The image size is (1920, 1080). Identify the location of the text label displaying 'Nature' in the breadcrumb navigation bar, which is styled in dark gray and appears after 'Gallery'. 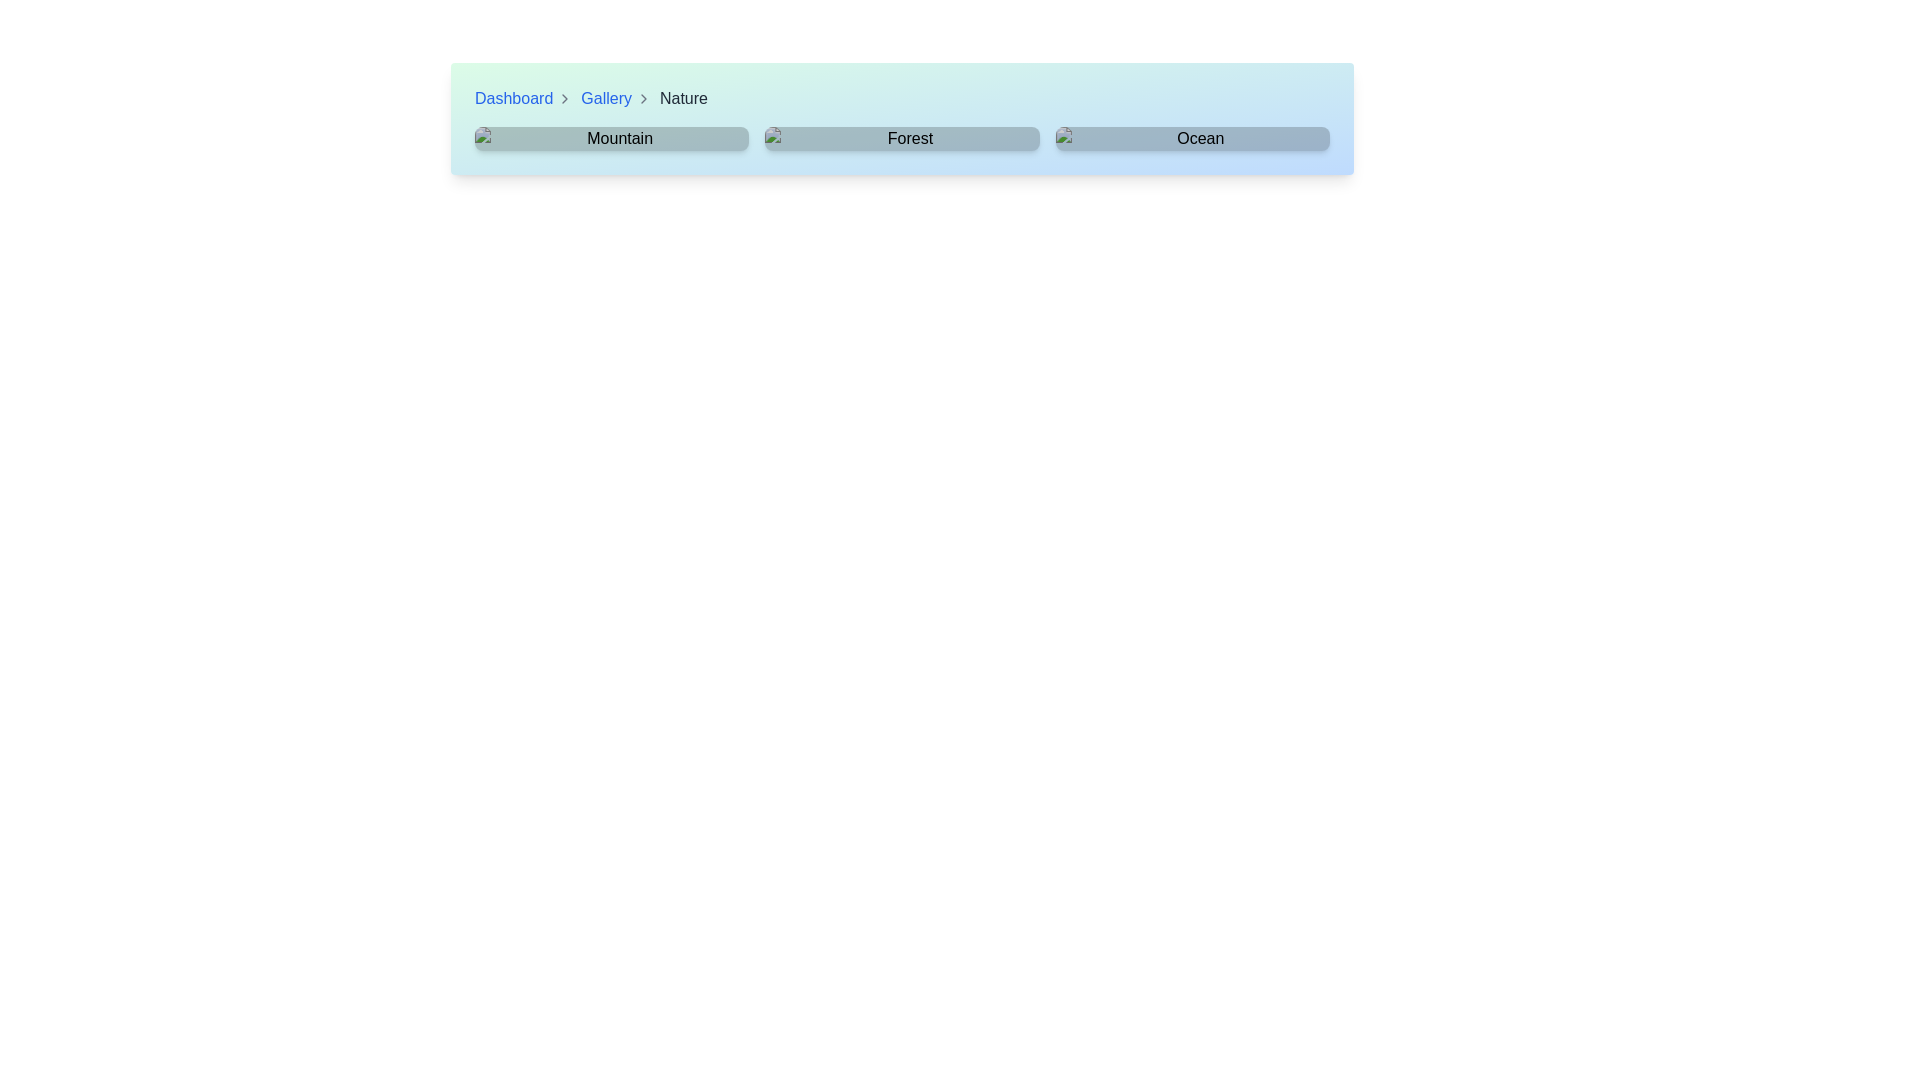
(683, 99).